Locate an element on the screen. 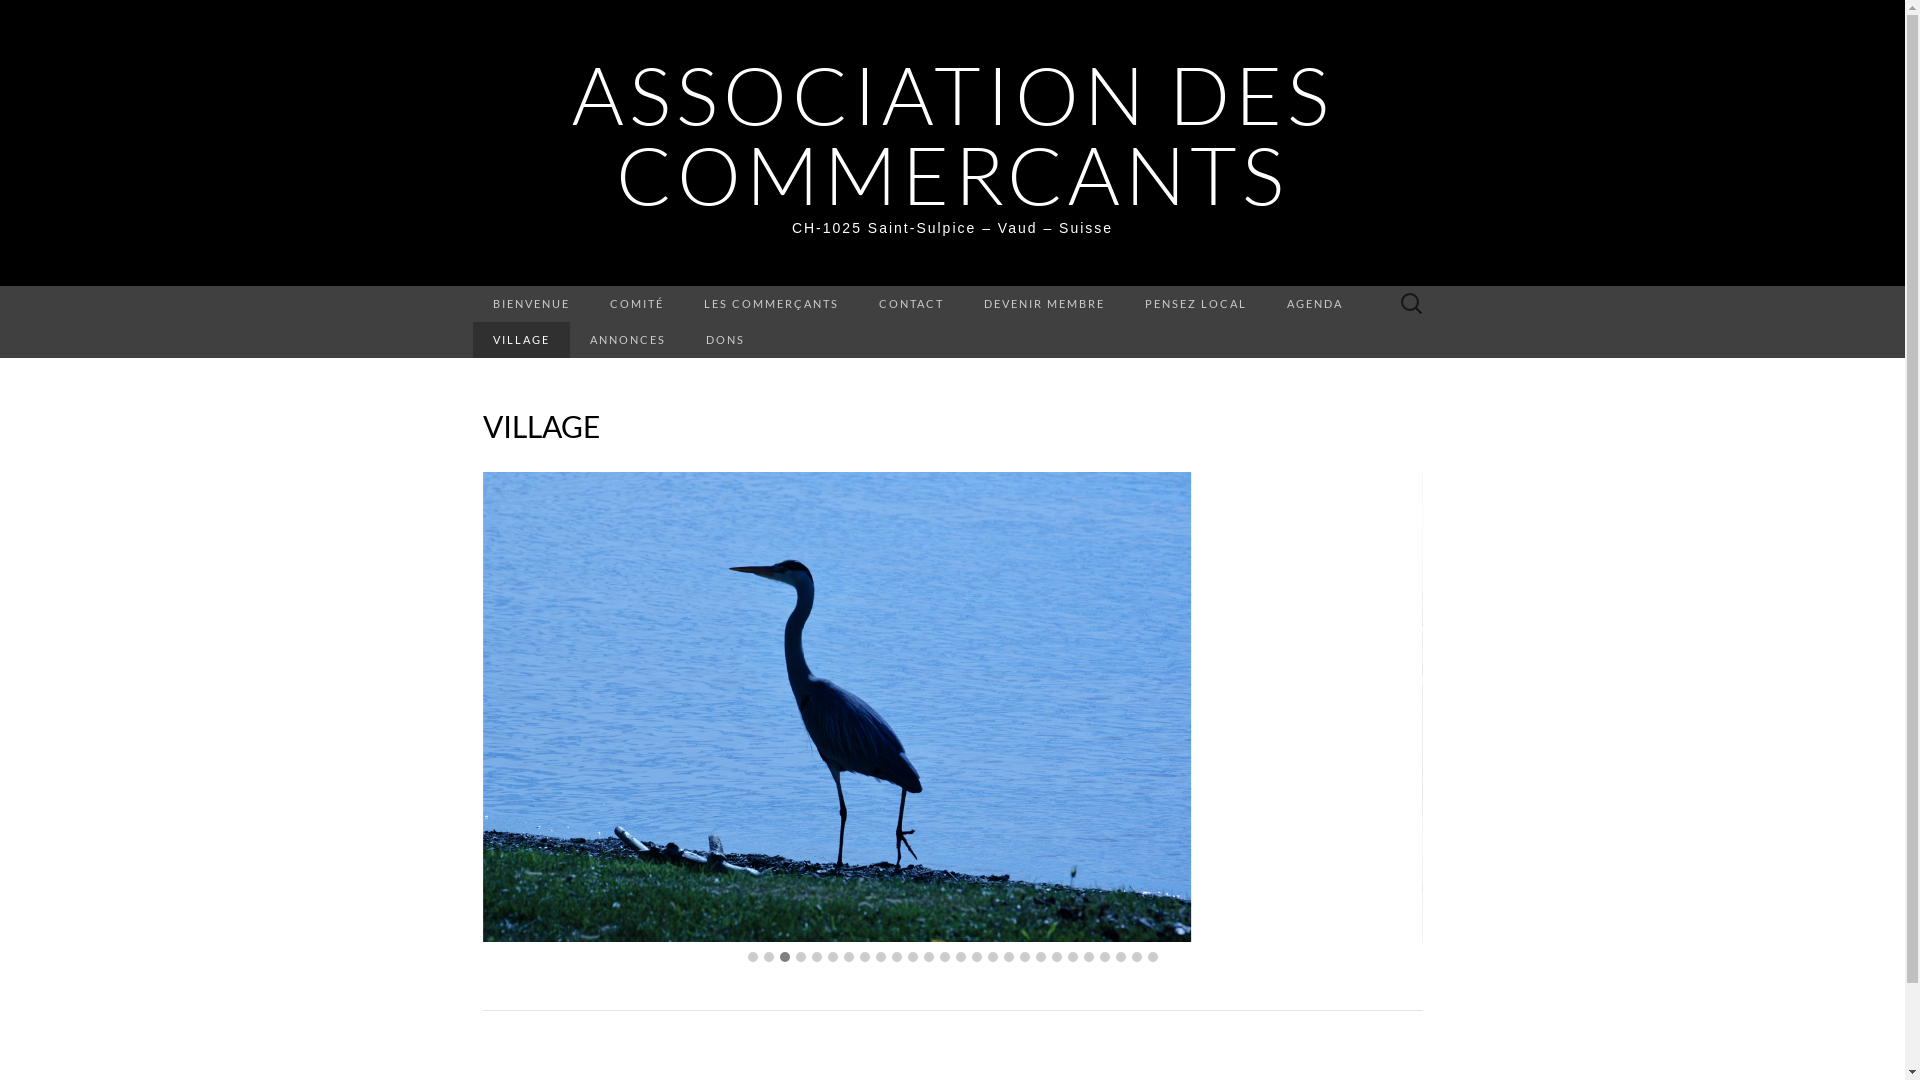  'VILLAGE' is located at coordinates (520, 338).